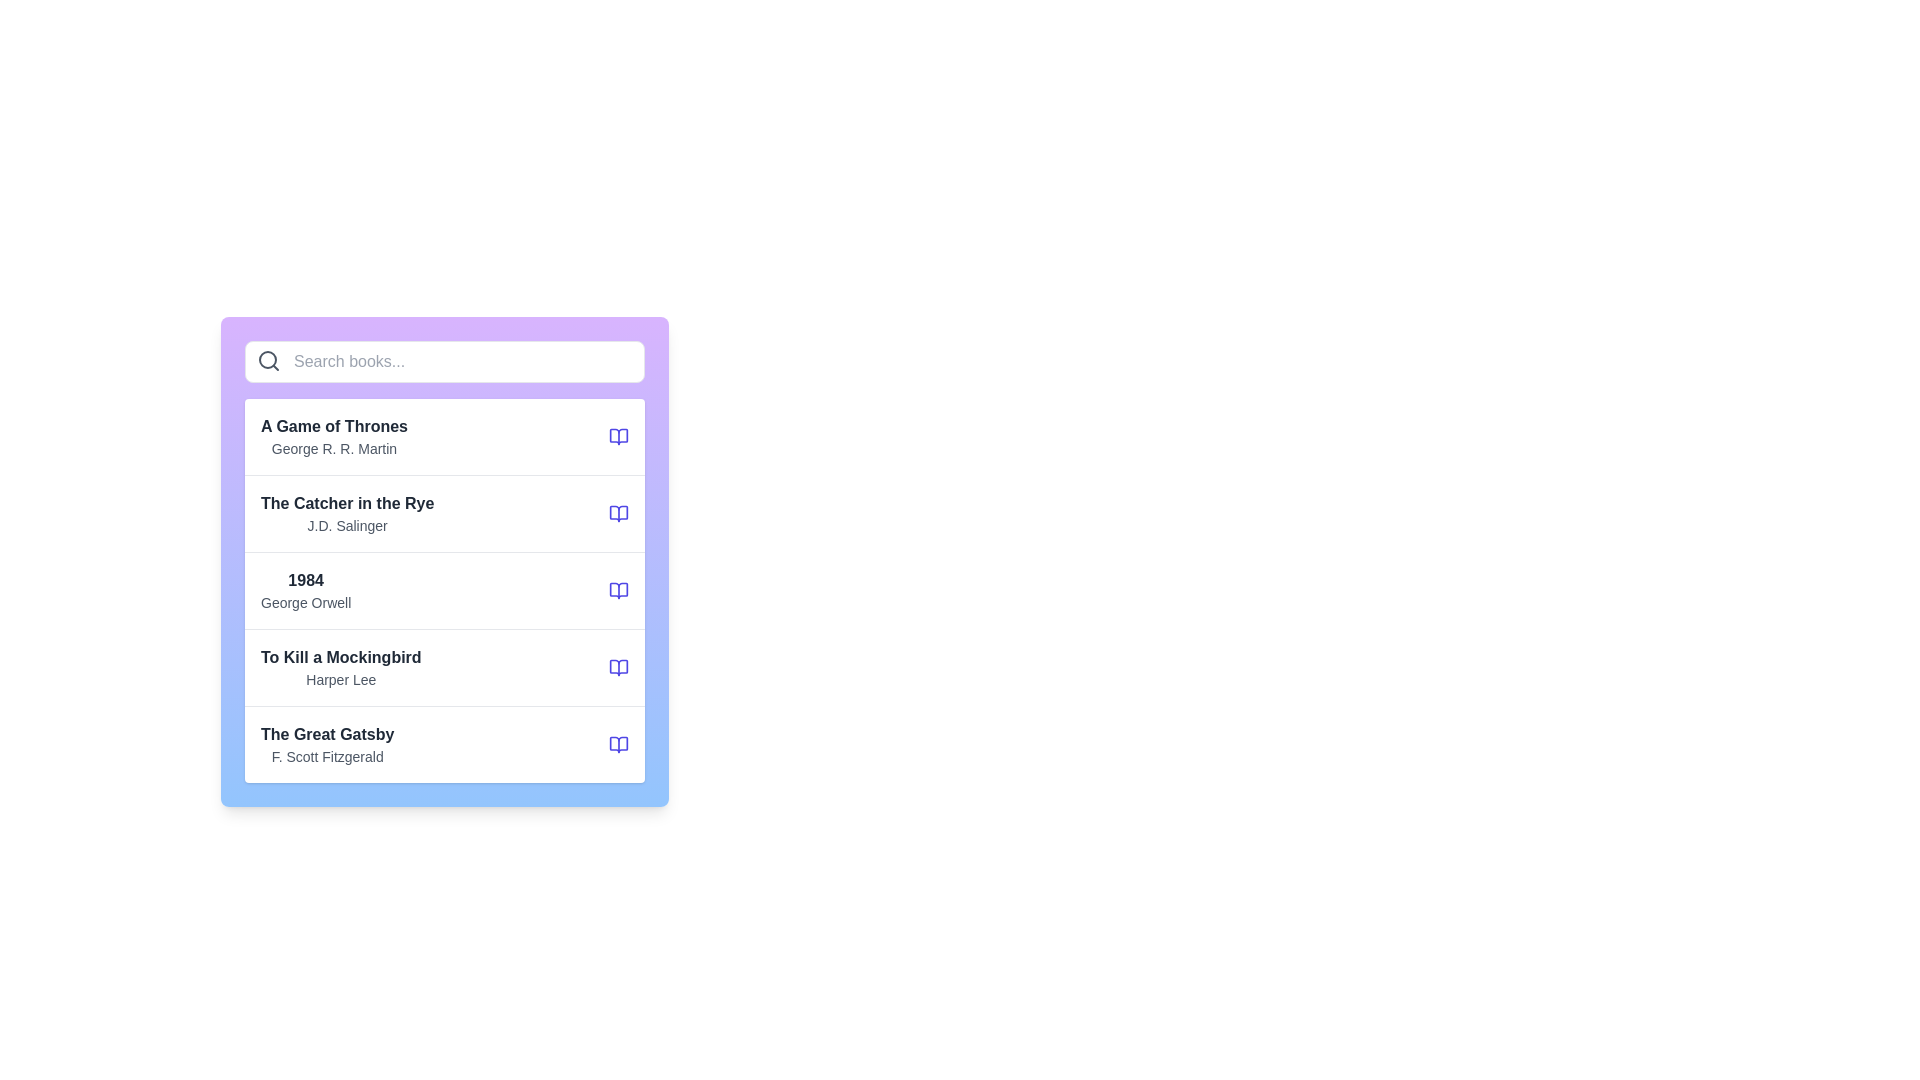 This screenshot has height=1080, width=1920. I want to click on the decorative book icon located to the right of the title 'The Catcher in the Rye' in the vertical list, so click(618, 512).